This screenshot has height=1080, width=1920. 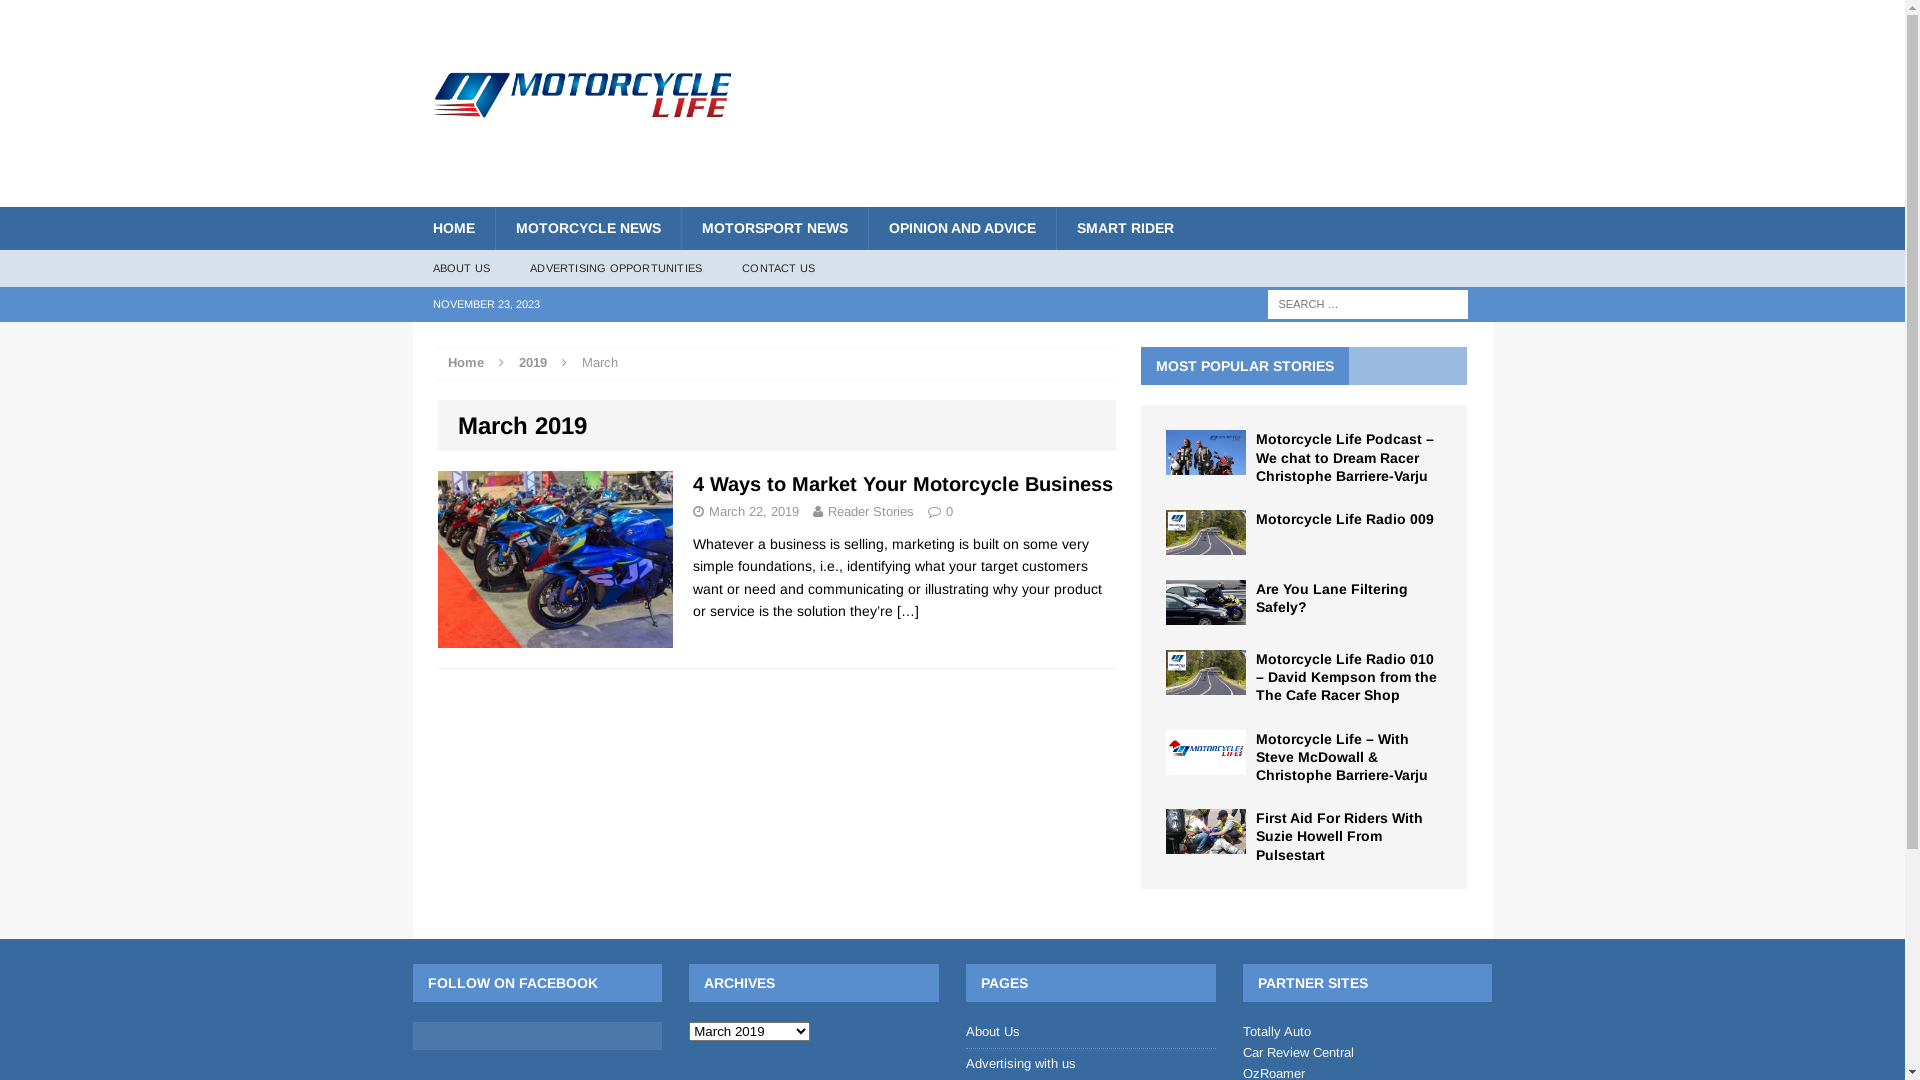 What do you see at coordinates (464, 362) in the screenshot?
I see `'Home'` at bounding box center [464, 362].